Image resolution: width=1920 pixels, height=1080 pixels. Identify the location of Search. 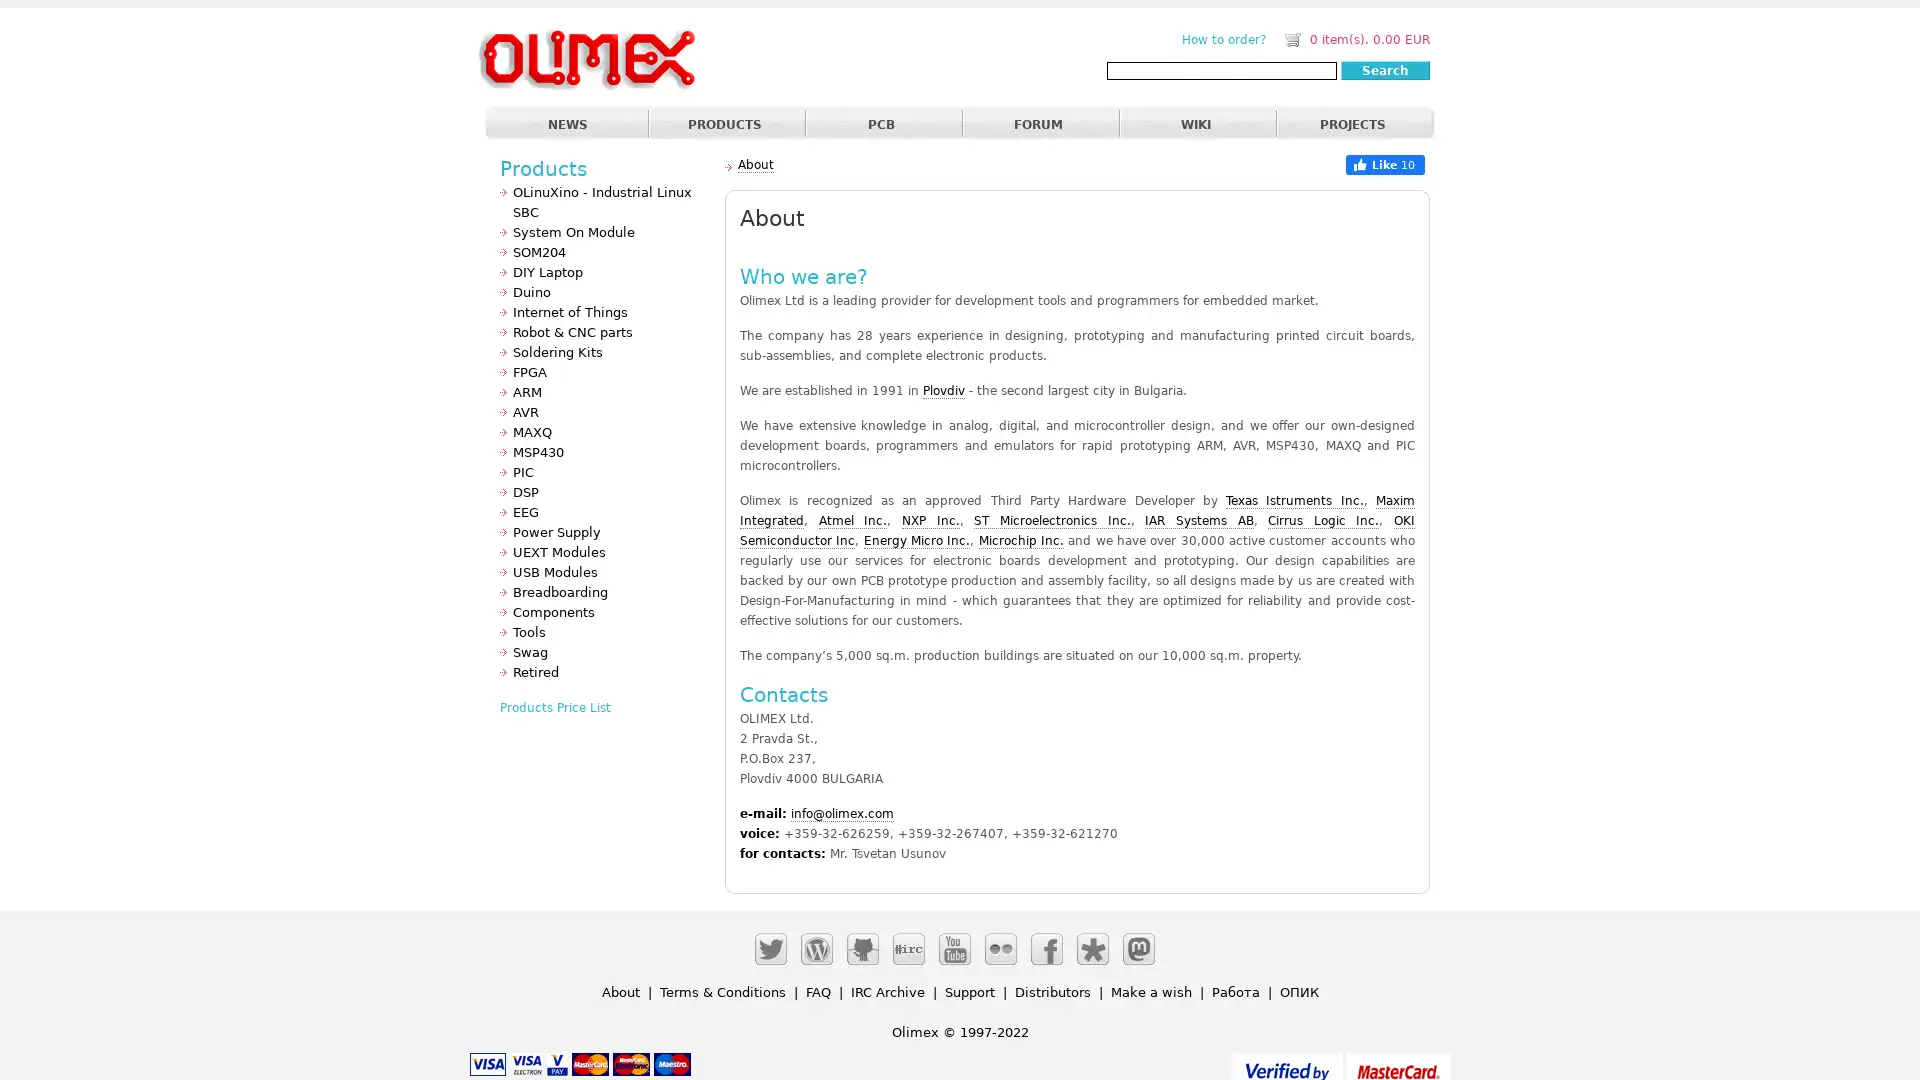
(1384, 69).